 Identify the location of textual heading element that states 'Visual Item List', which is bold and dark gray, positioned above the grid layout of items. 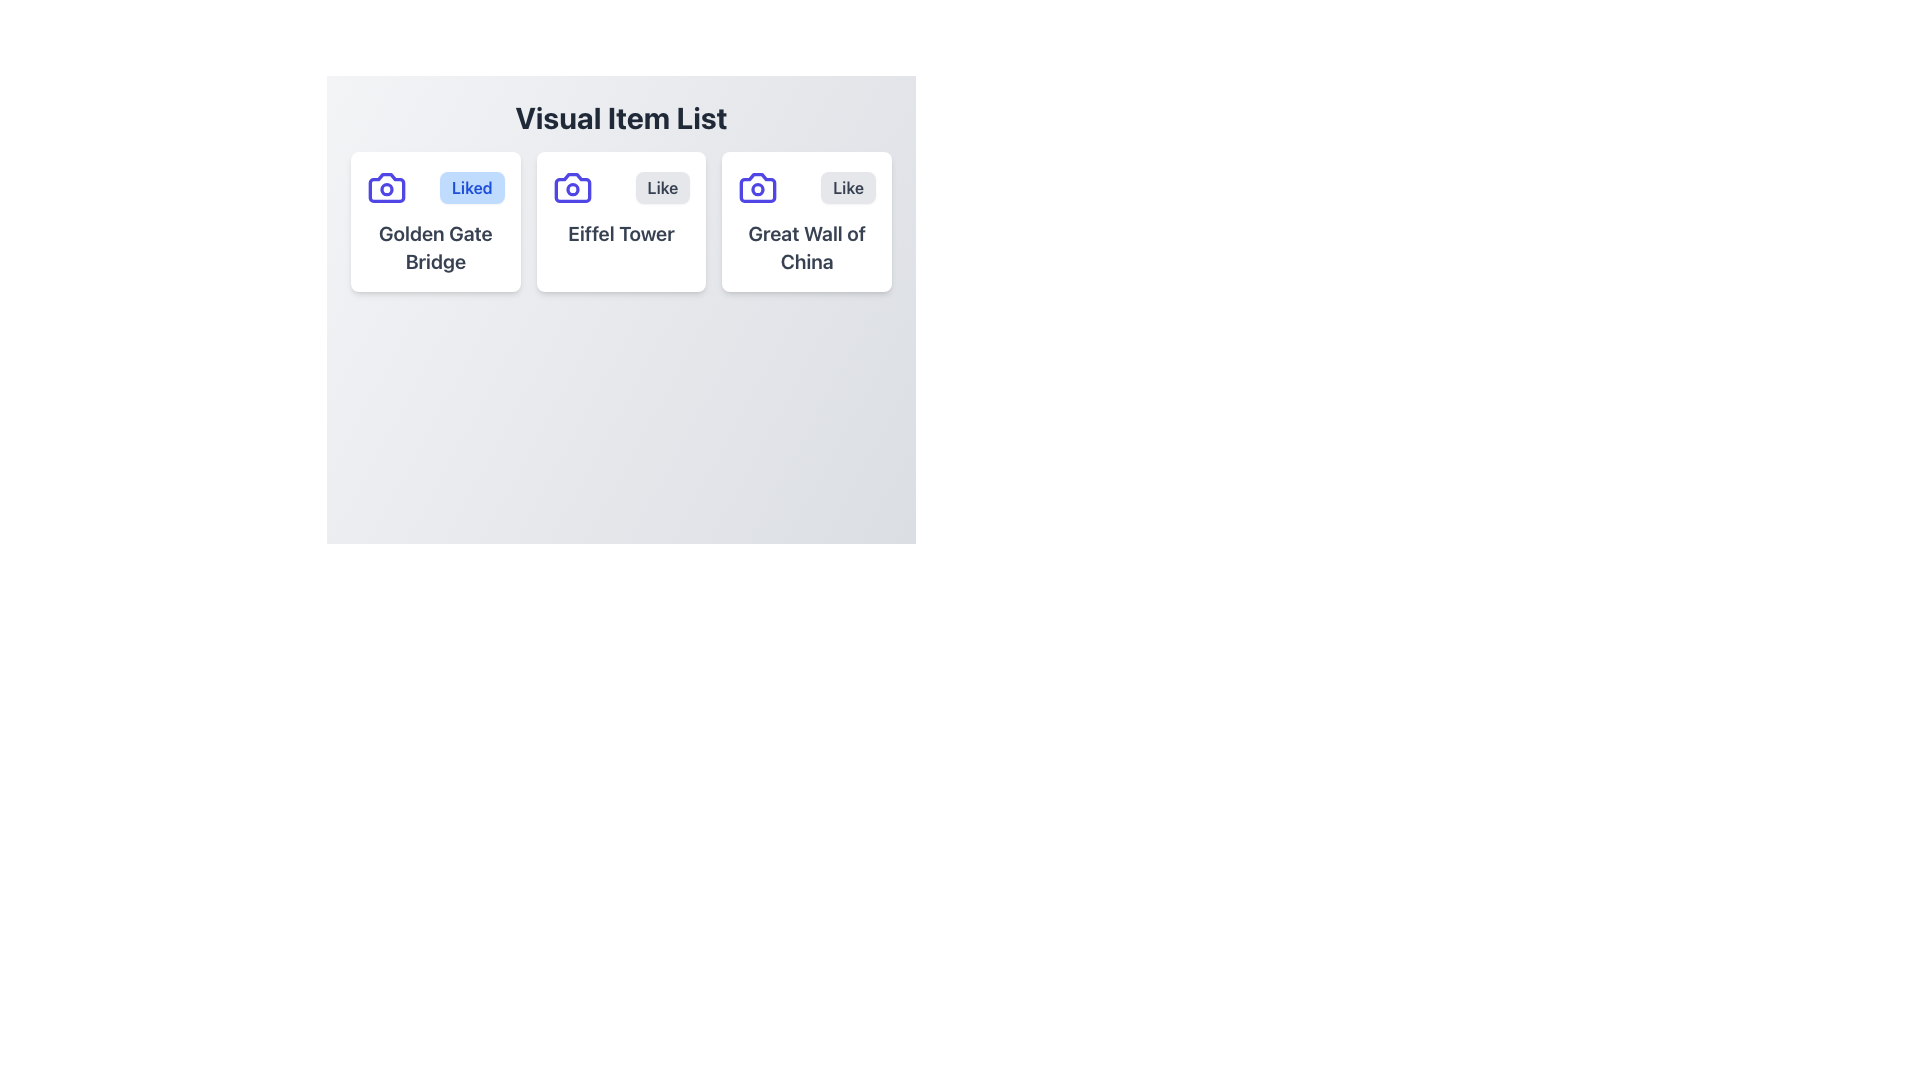
(620, 118).